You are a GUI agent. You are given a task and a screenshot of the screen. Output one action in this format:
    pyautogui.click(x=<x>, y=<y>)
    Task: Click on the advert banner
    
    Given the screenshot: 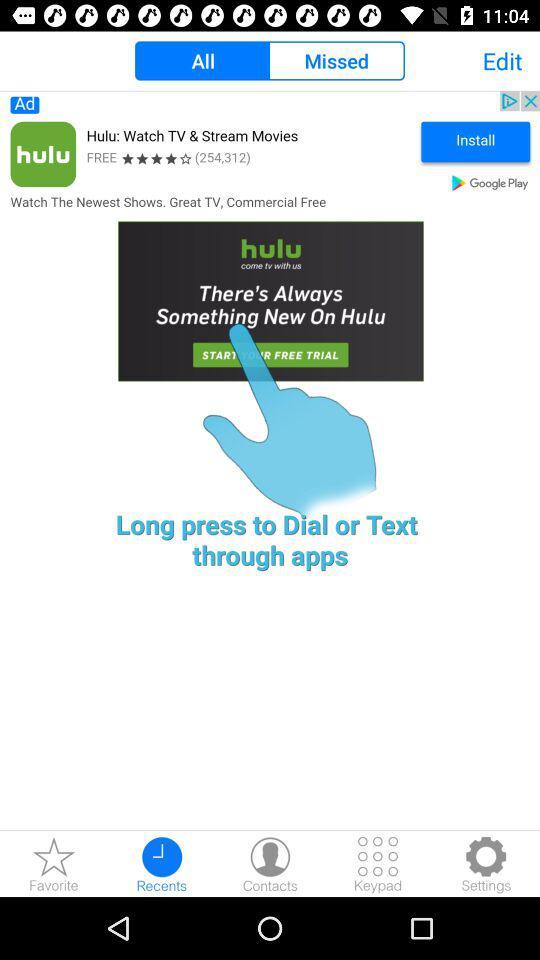 What is the action you would take?
    pyautogui.click(x=270, y=254)
    